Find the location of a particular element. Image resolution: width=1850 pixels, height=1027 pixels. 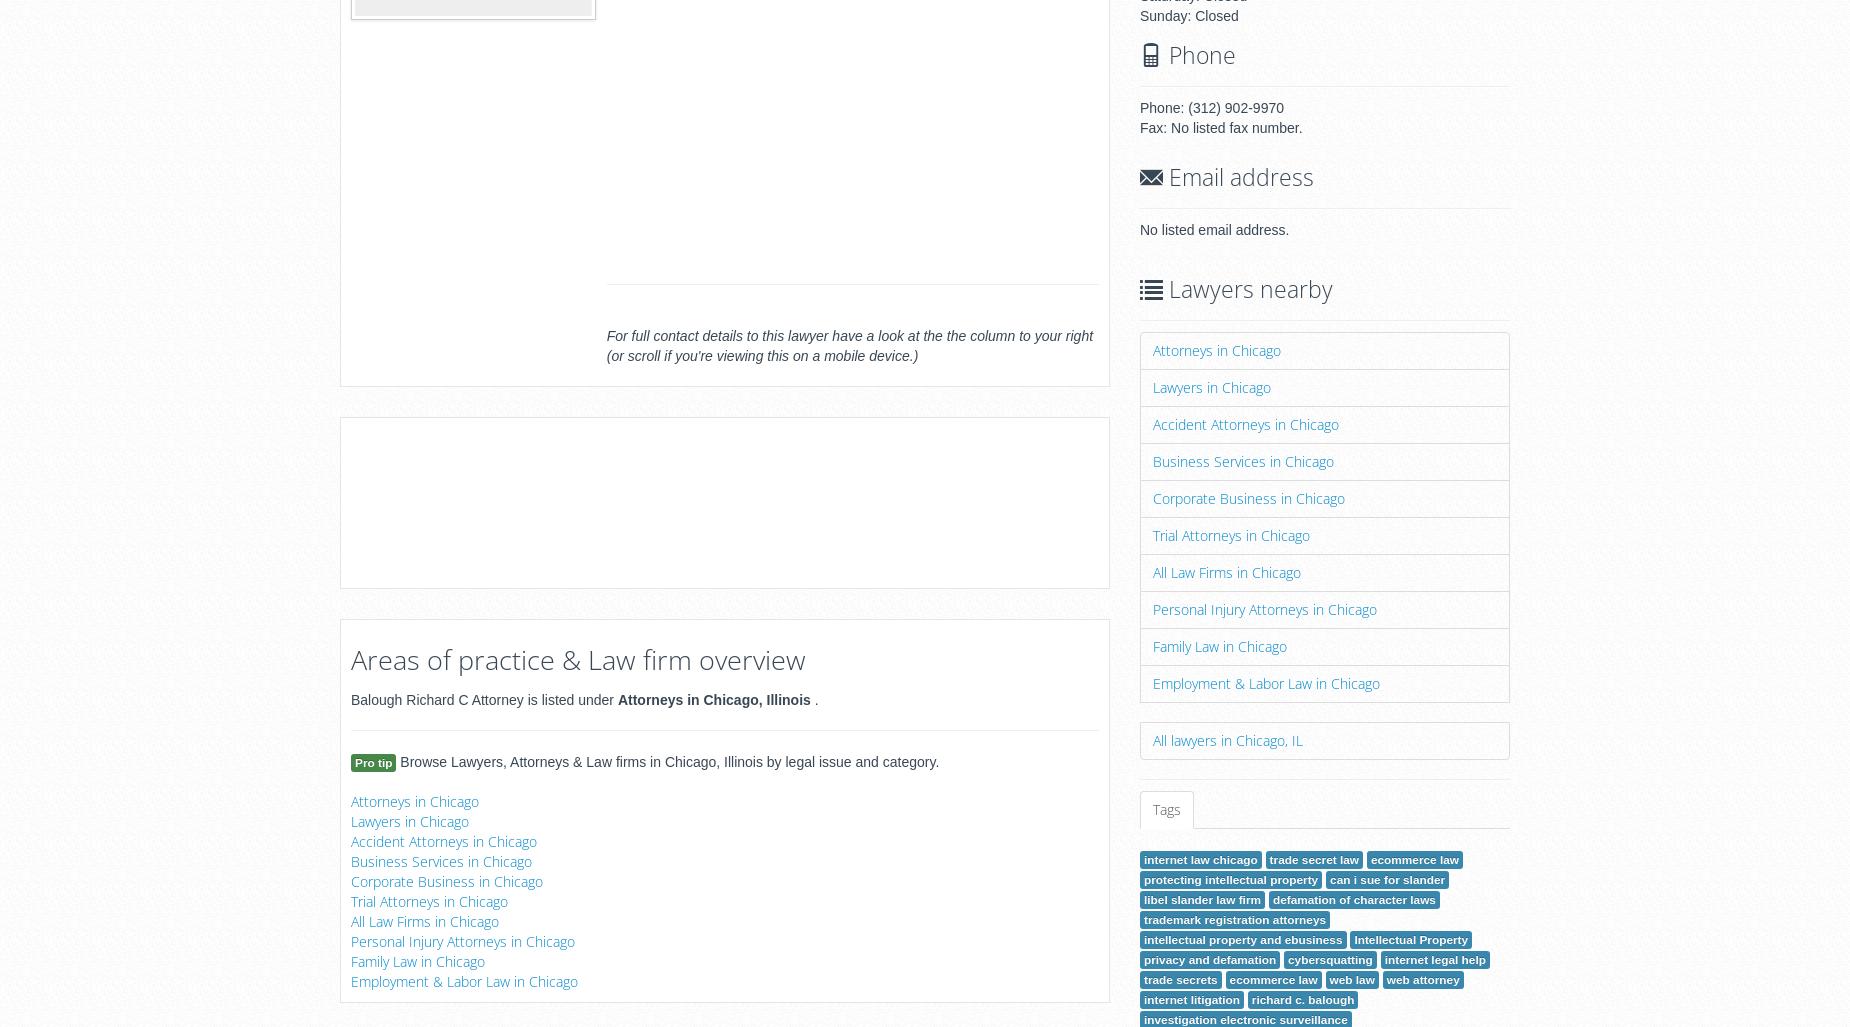

'internet litigation' is located at coordinates (1190, 998).